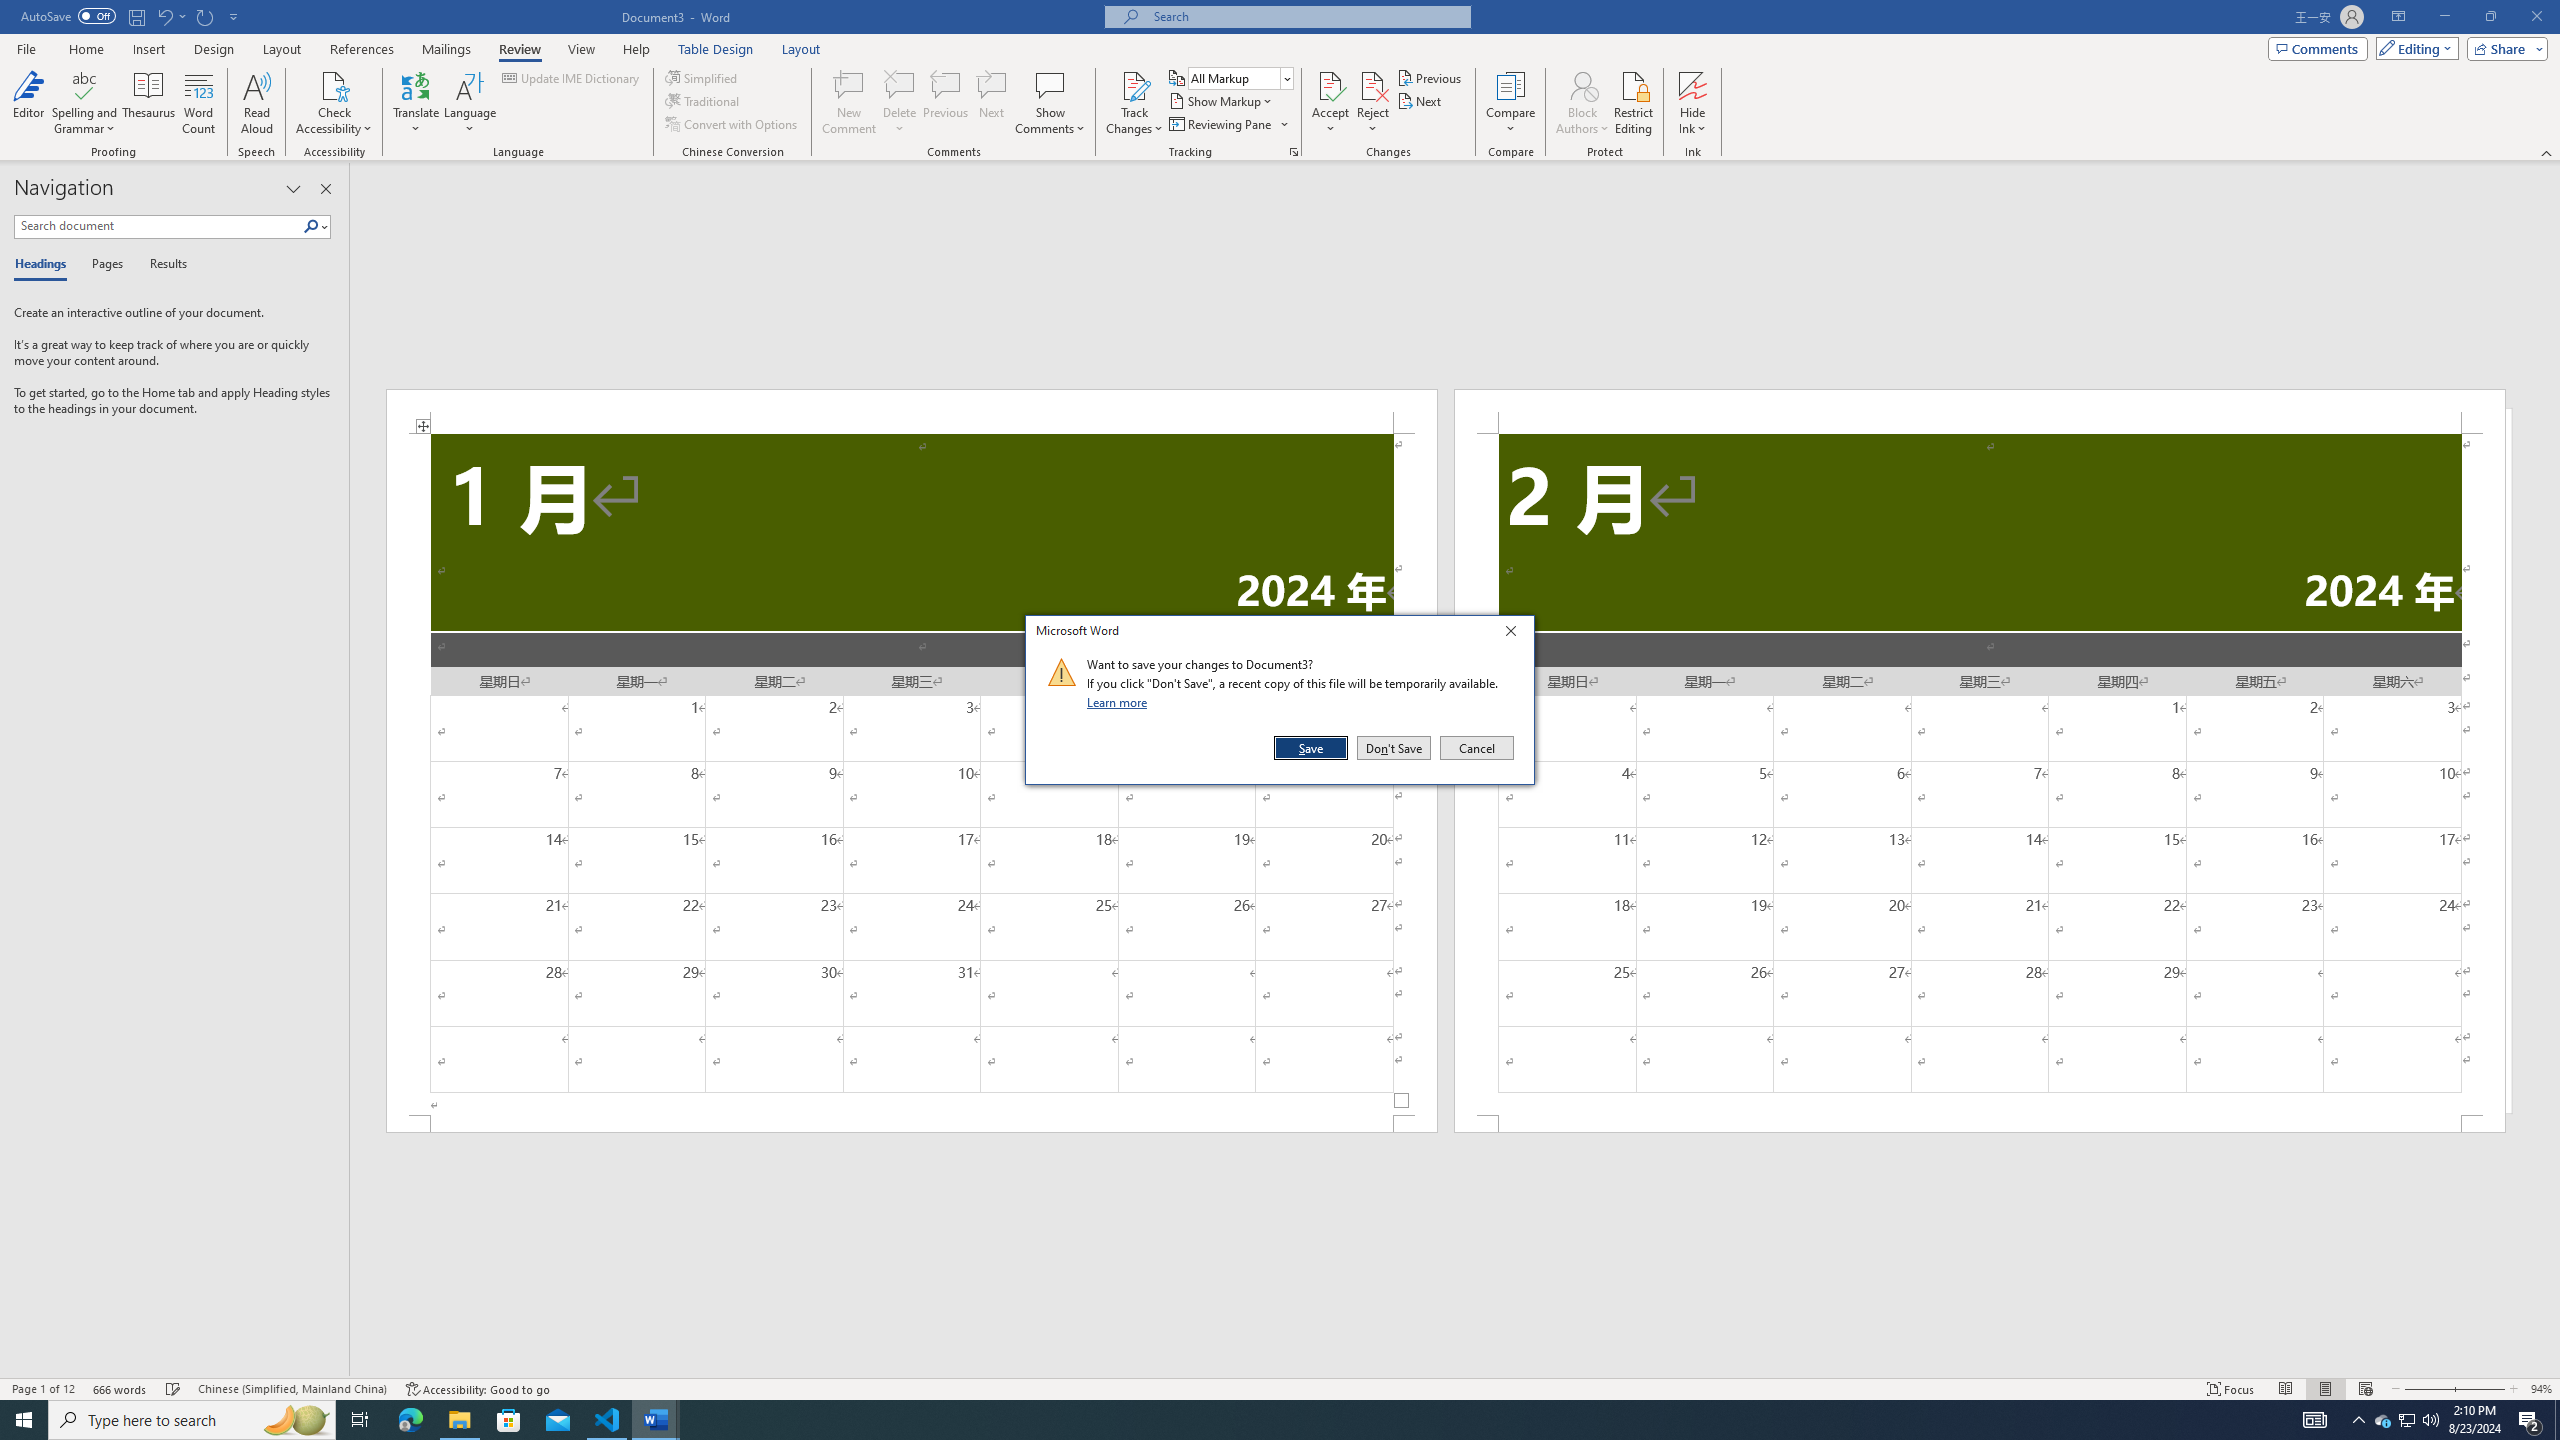 The width and height of the screenshot is (2560, 1440). What do you see at coordinates (1582, 103) in the screenshot?
I see `'Block Authors'` at bounding box center [1582, 103].